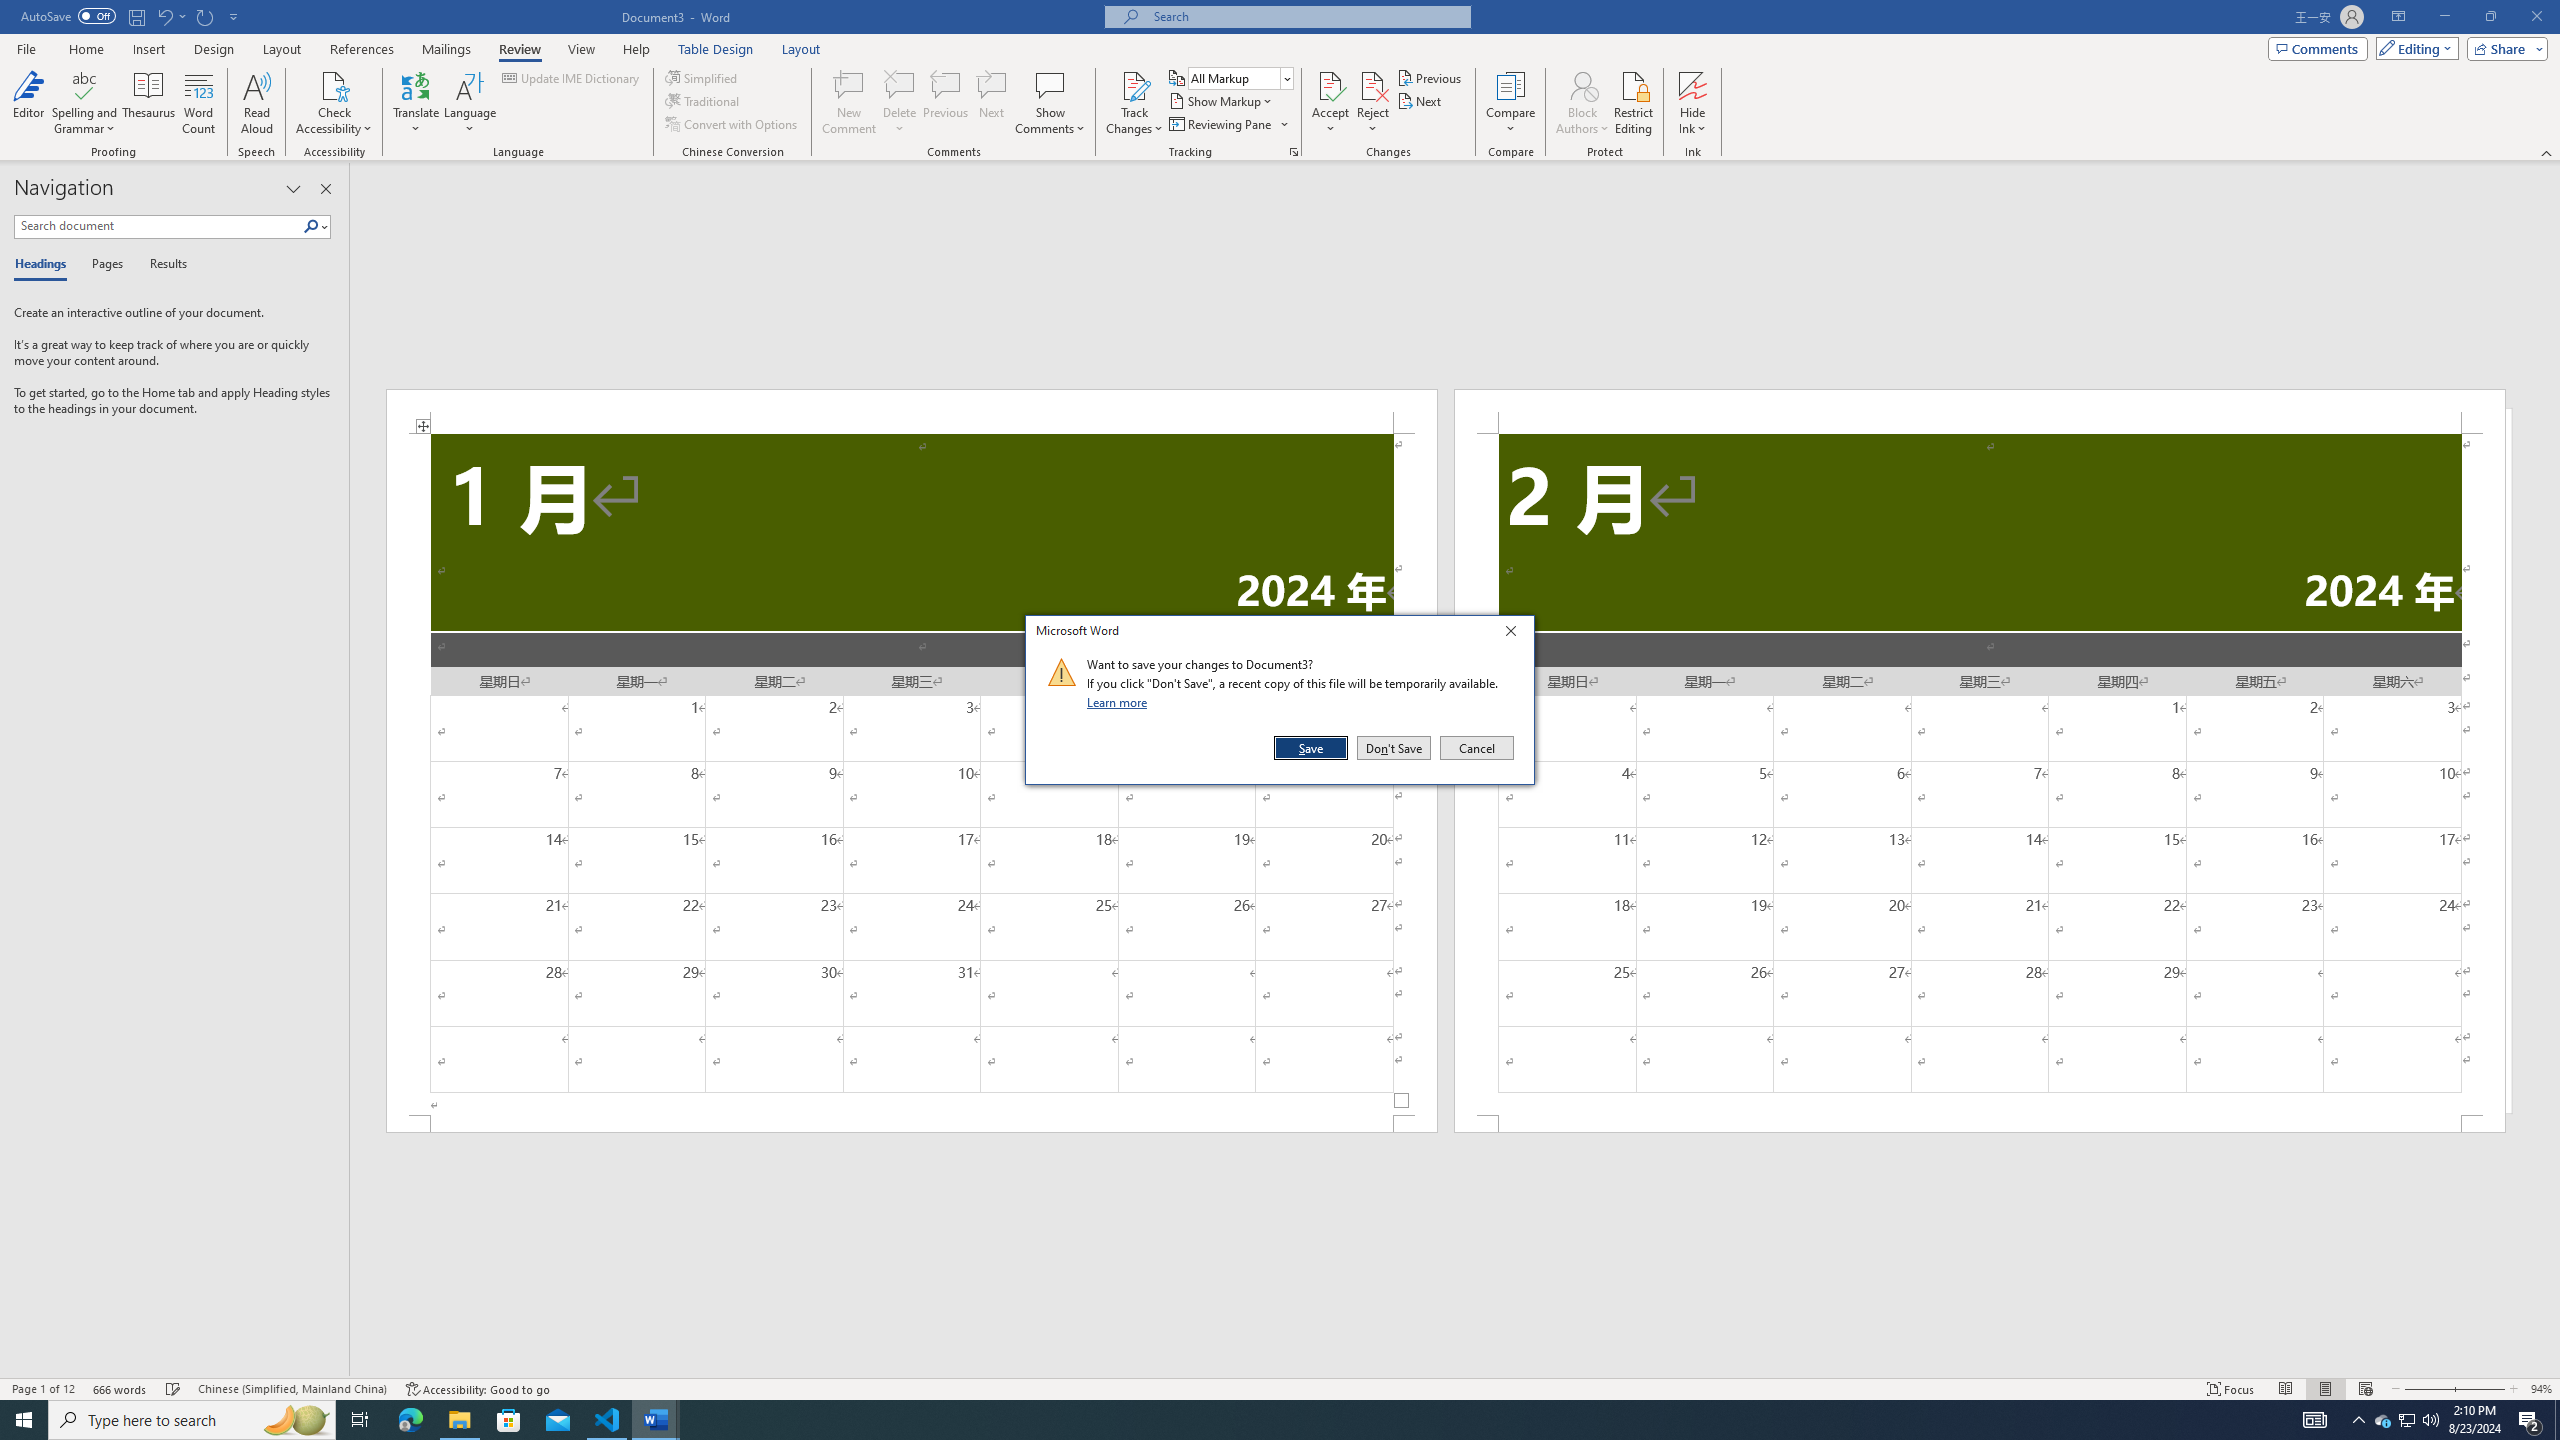 The width and height of the screenshot is (2560, 1440). What do you see at coordinates (1582, 103) in the screenshot?
I see `'Block Authors'` at bounding box center [1582, 103].